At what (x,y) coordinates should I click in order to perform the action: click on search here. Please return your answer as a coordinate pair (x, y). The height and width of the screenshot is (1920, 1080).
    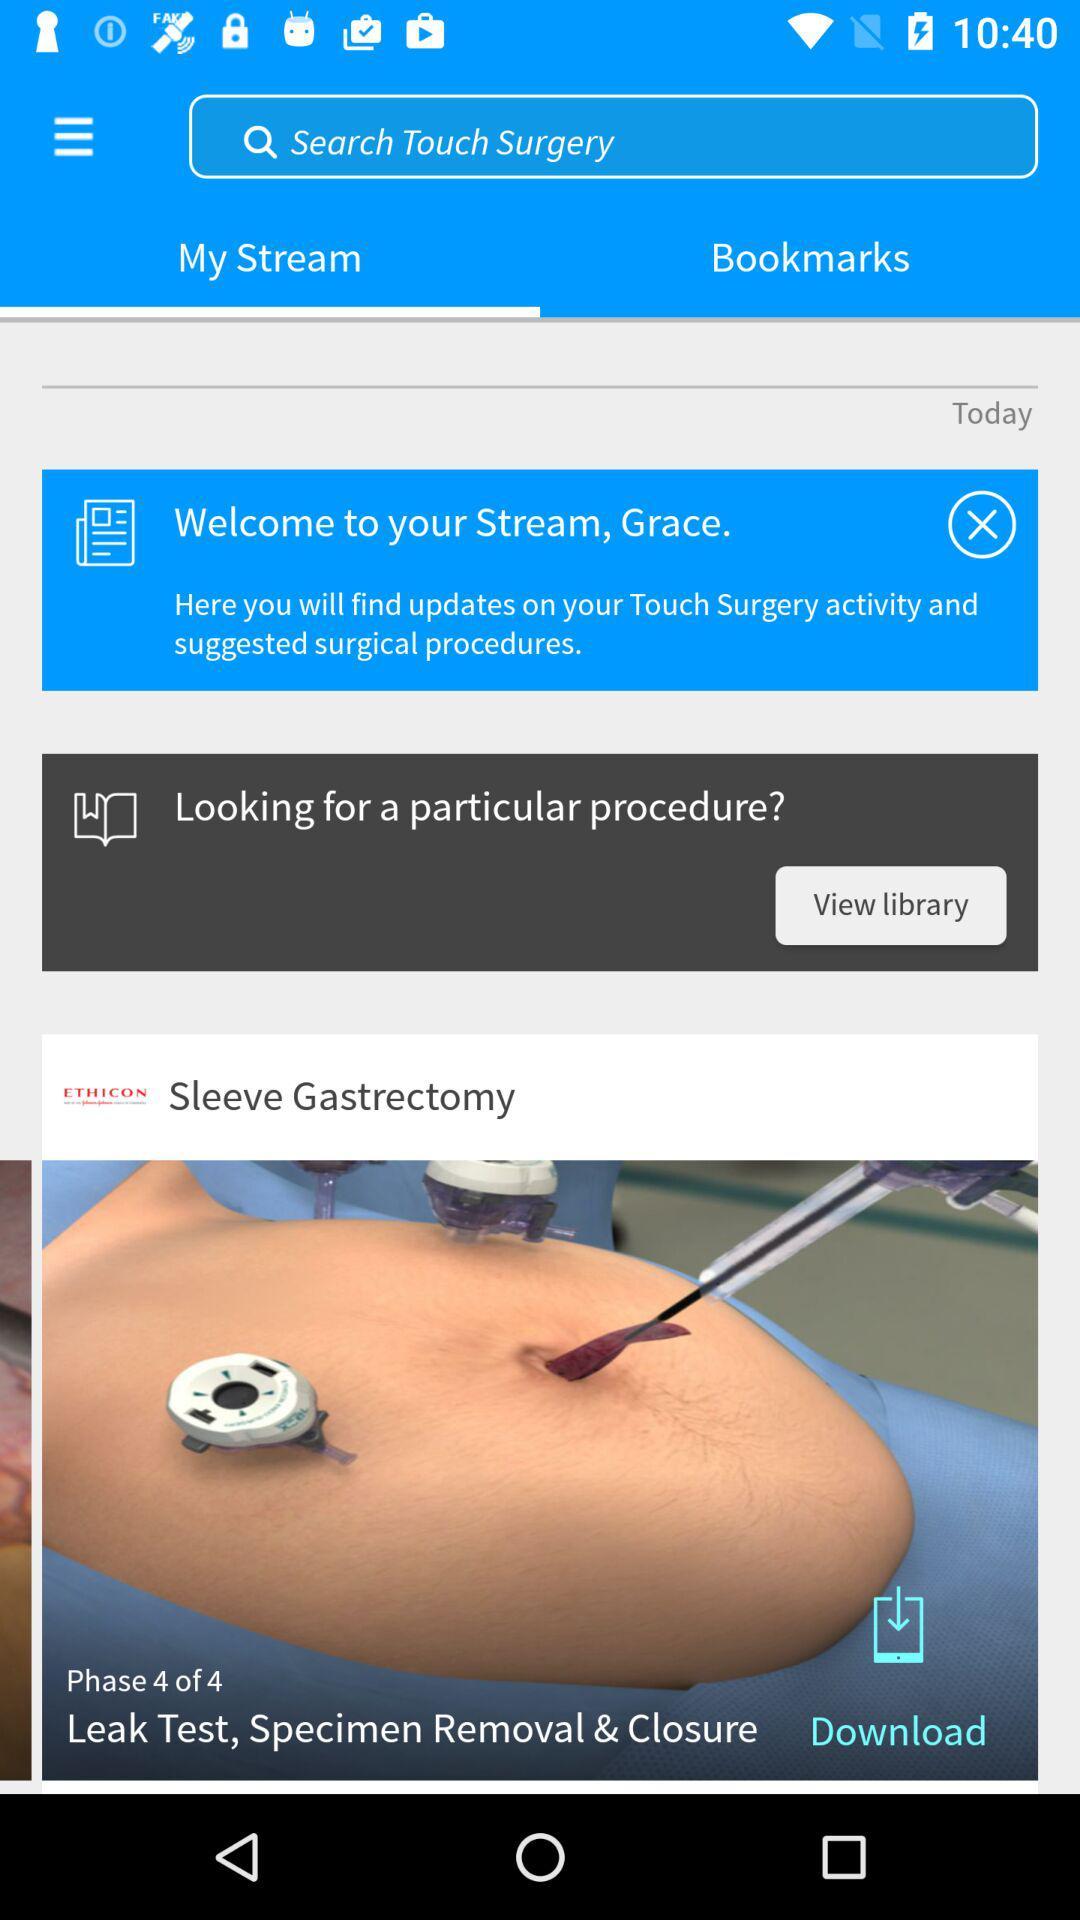
    Looking at the image, I should click on (612, 133).